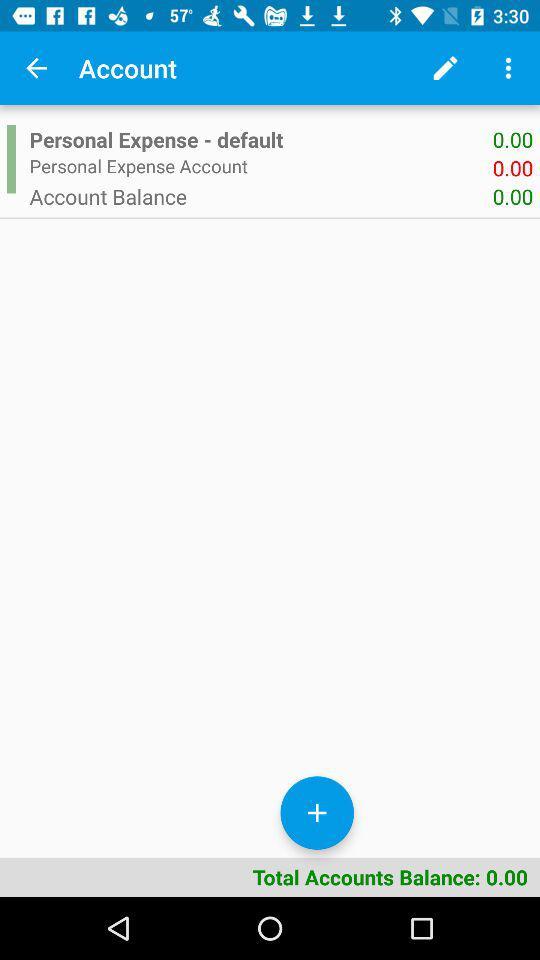 The image size is (540, 960). I want to click on the account balance  item, so click(261, 196).